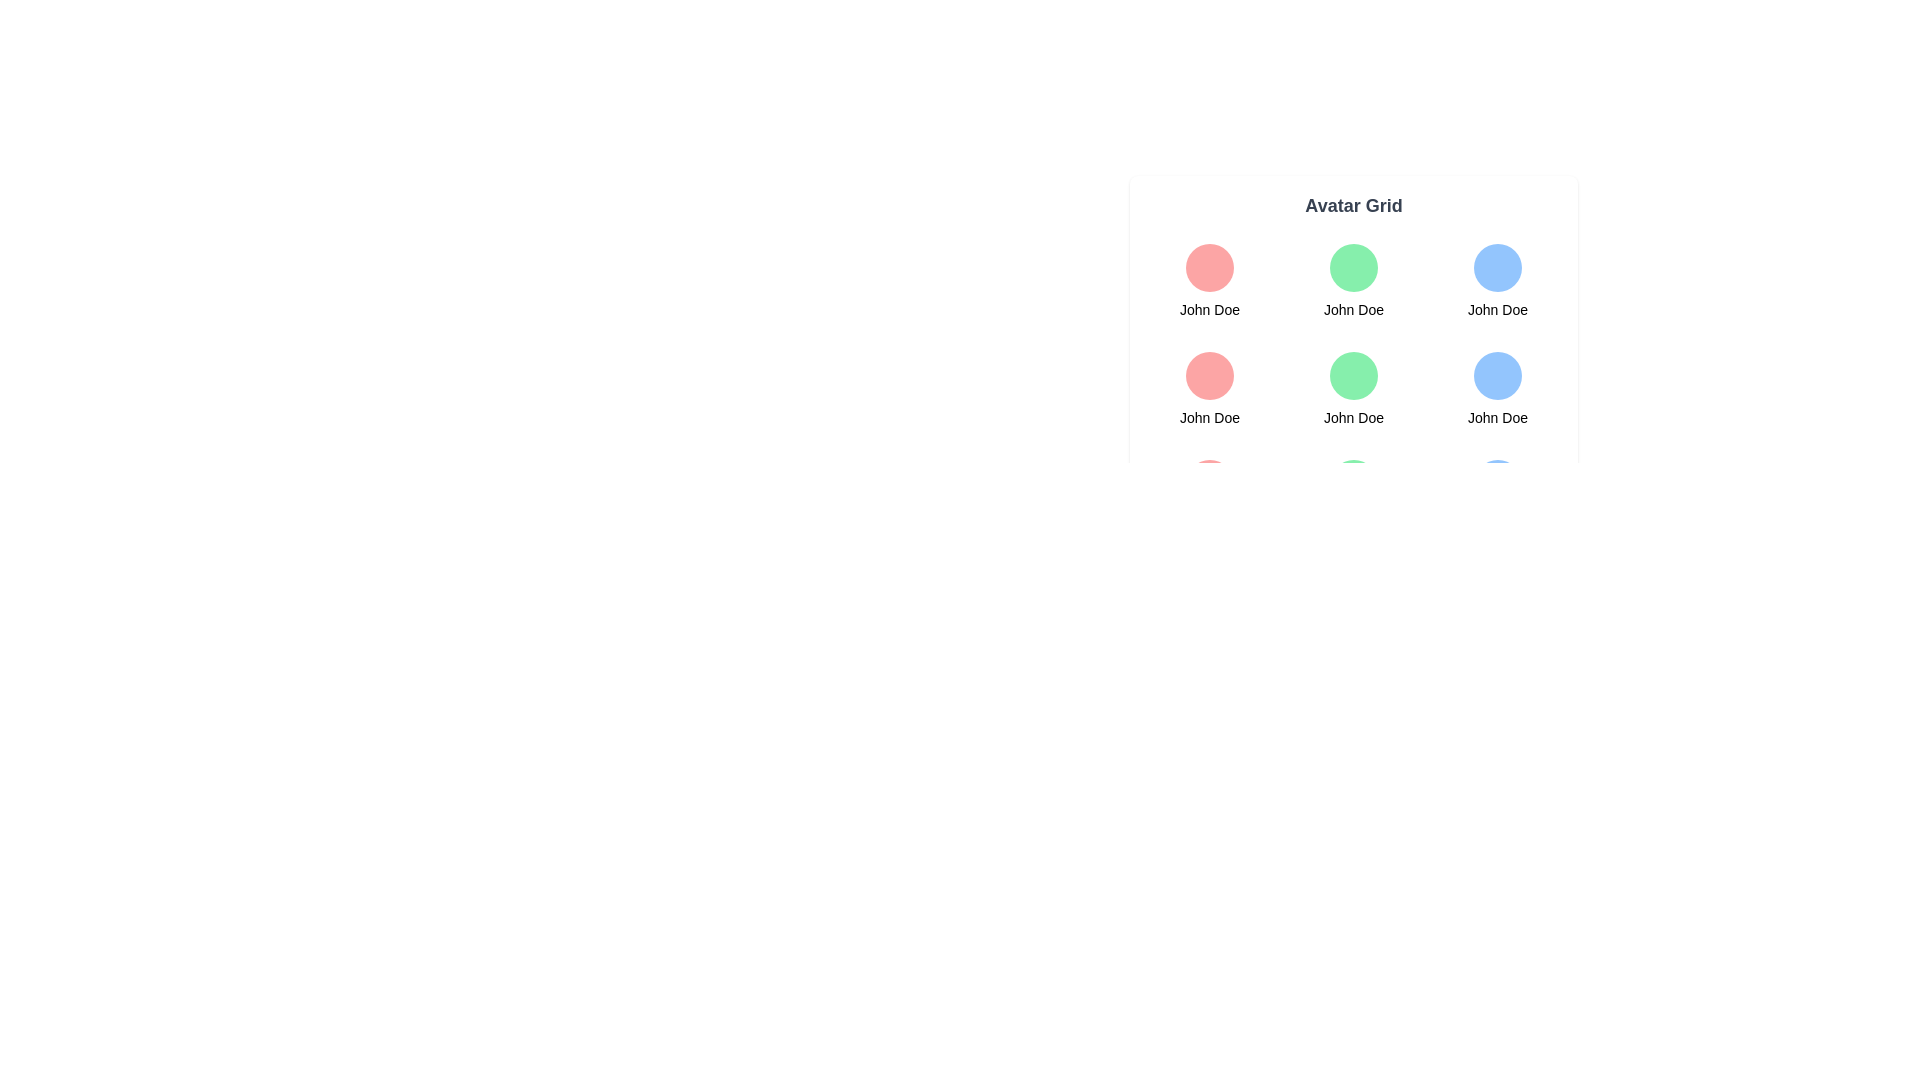  I want to click on the avatar representing 'John Doe' located in the third column and second row of the grid, so click(1497, 375).